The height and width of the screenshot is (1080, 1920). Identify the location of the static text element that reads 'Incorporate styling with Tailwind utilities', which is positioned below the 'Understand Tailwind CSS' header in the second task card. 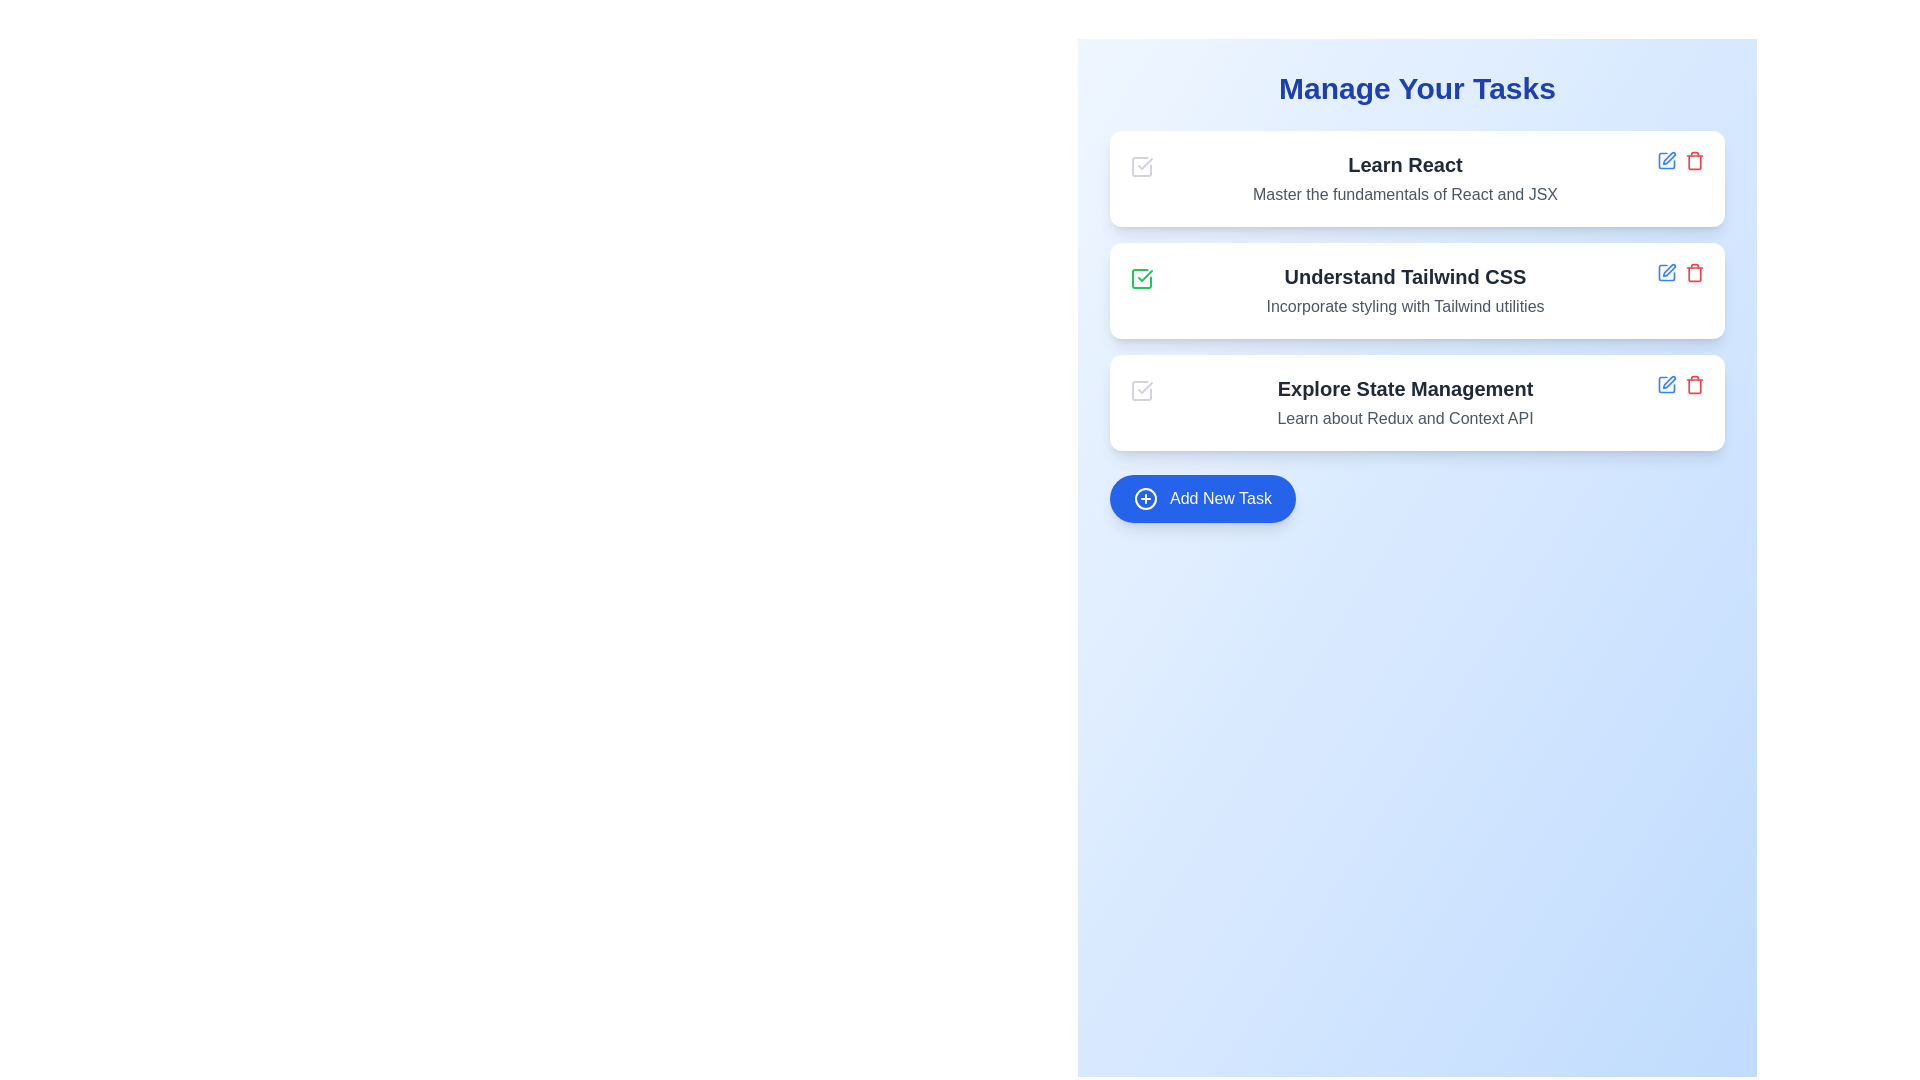
(1404, 307).